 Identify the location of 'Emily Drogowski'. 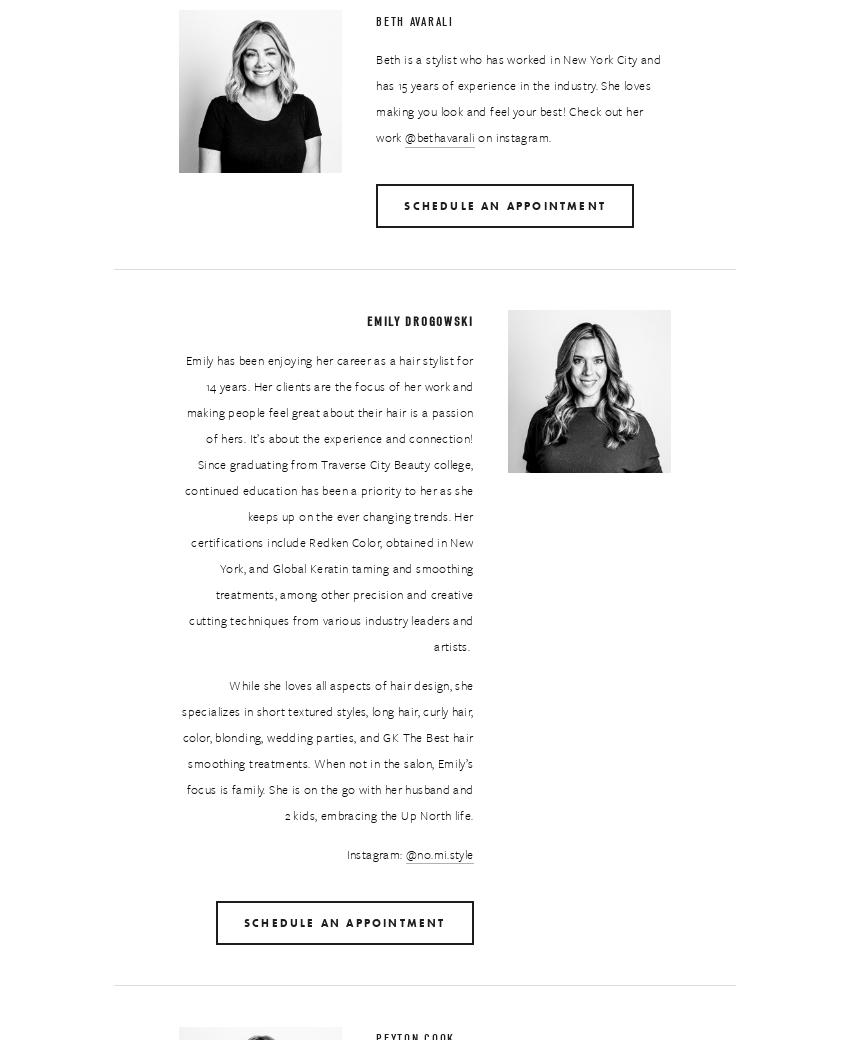
(366, 320).